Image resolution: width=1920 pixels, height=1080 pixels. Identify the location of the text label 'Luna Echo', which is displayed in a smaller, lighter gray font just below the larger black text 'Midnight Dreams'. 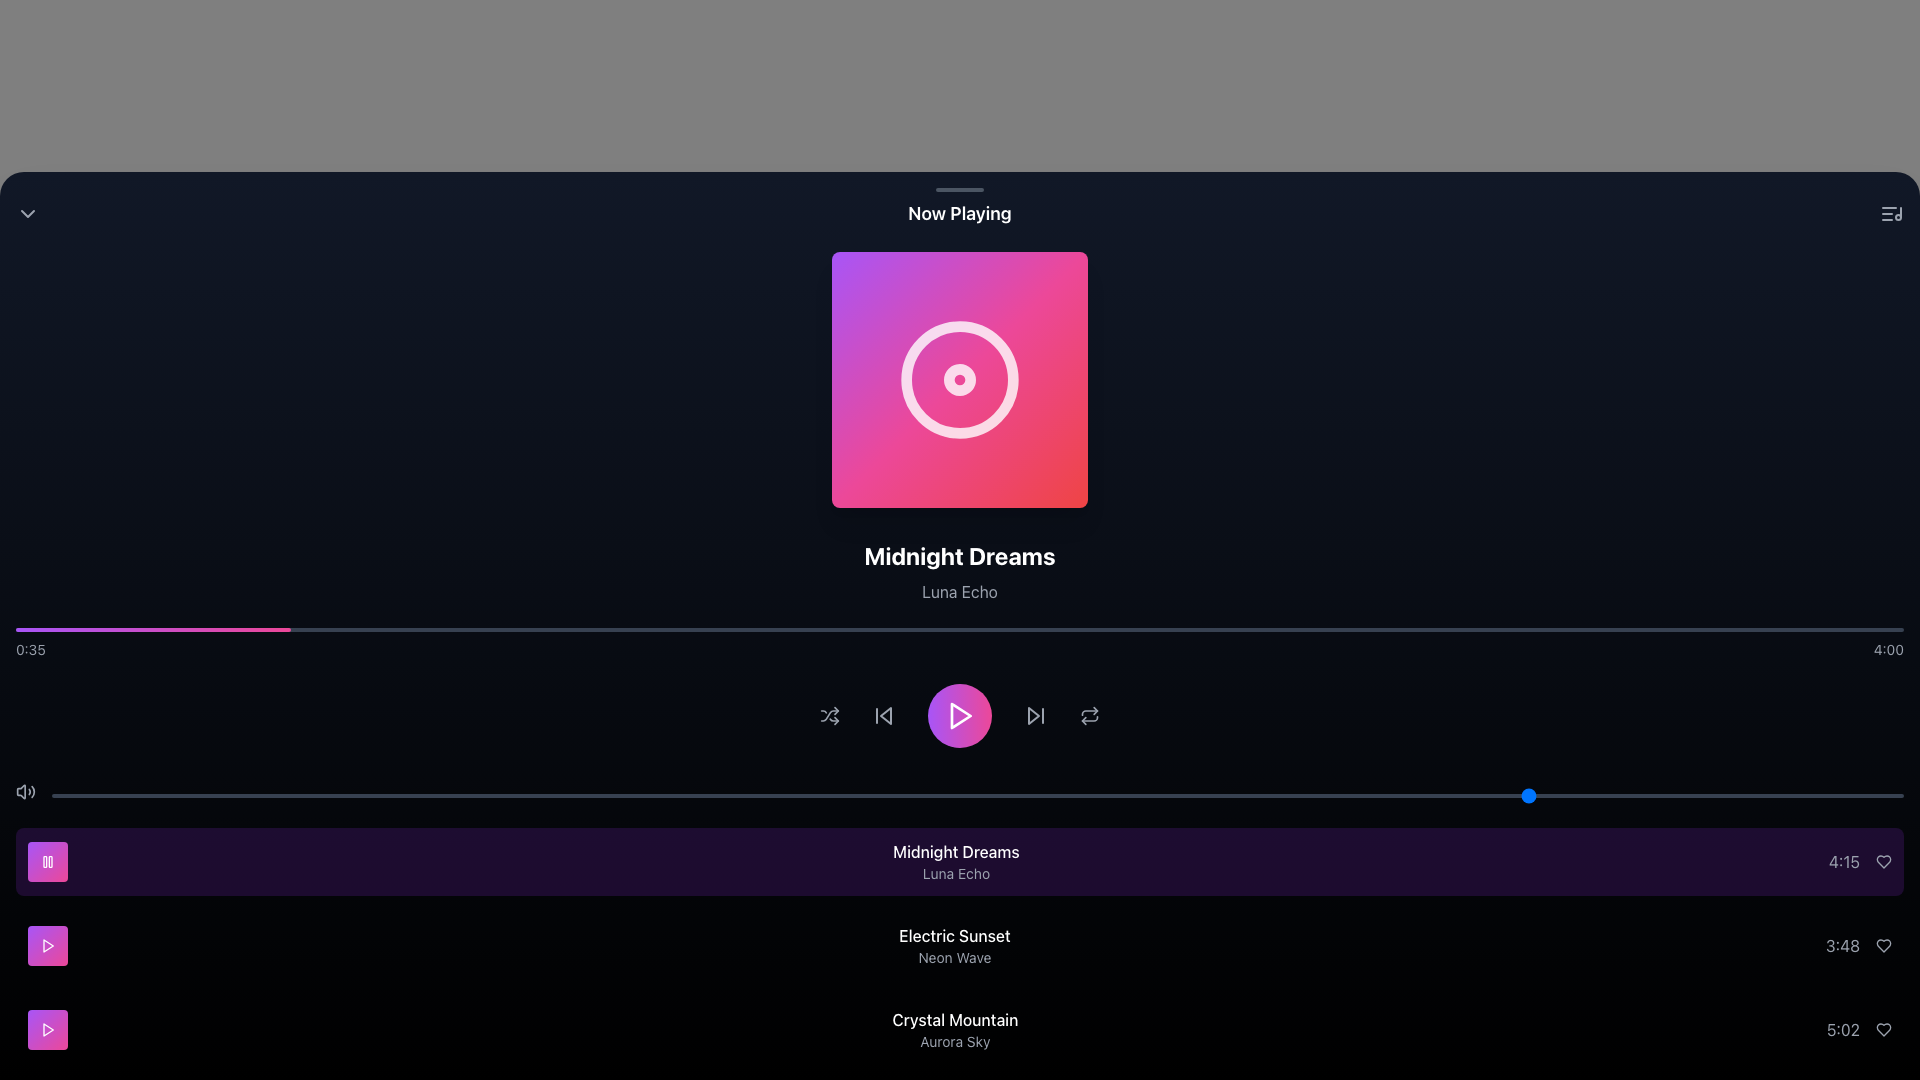
(960, 590).